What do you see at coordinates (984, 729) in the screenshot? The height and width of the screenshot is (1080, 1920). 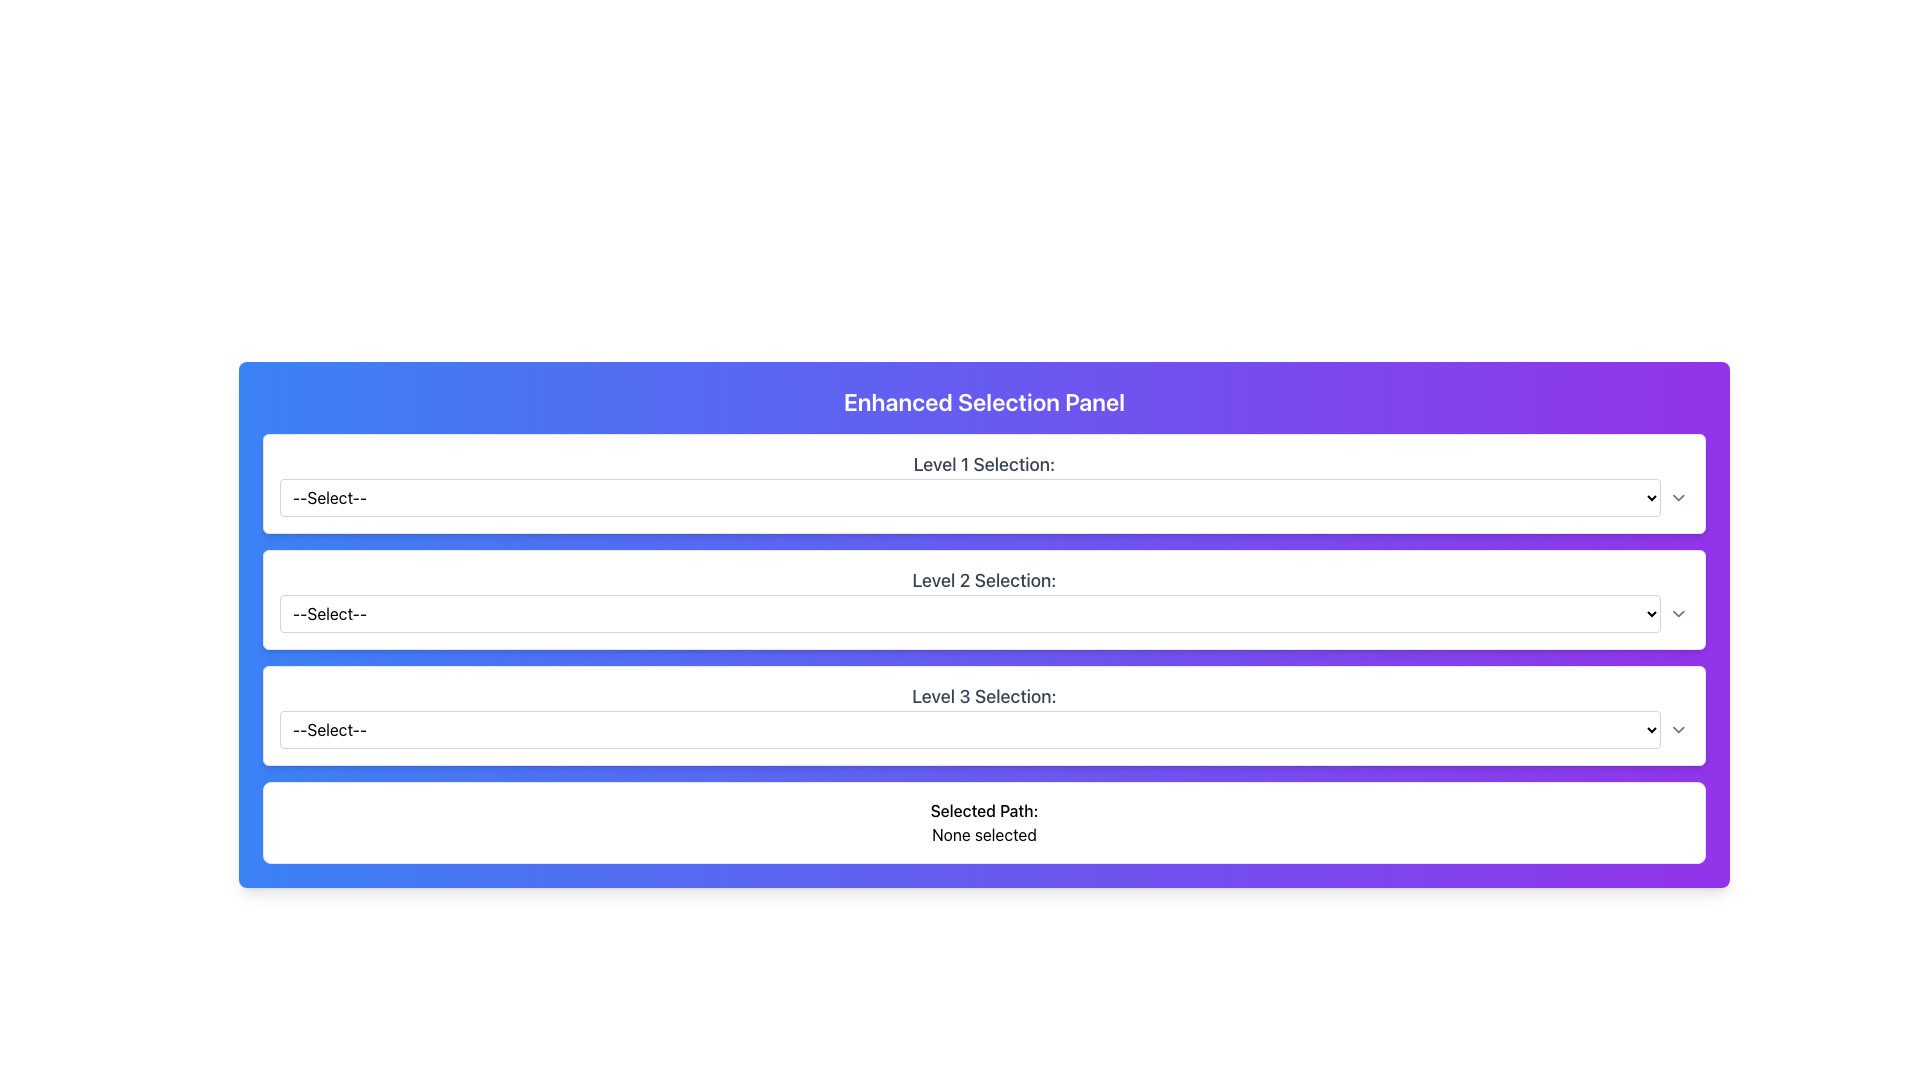 I see `the third dropdown menu in the 'Level 3 Selection:' section and tab to interact with it` at bounding box center [984, 729].